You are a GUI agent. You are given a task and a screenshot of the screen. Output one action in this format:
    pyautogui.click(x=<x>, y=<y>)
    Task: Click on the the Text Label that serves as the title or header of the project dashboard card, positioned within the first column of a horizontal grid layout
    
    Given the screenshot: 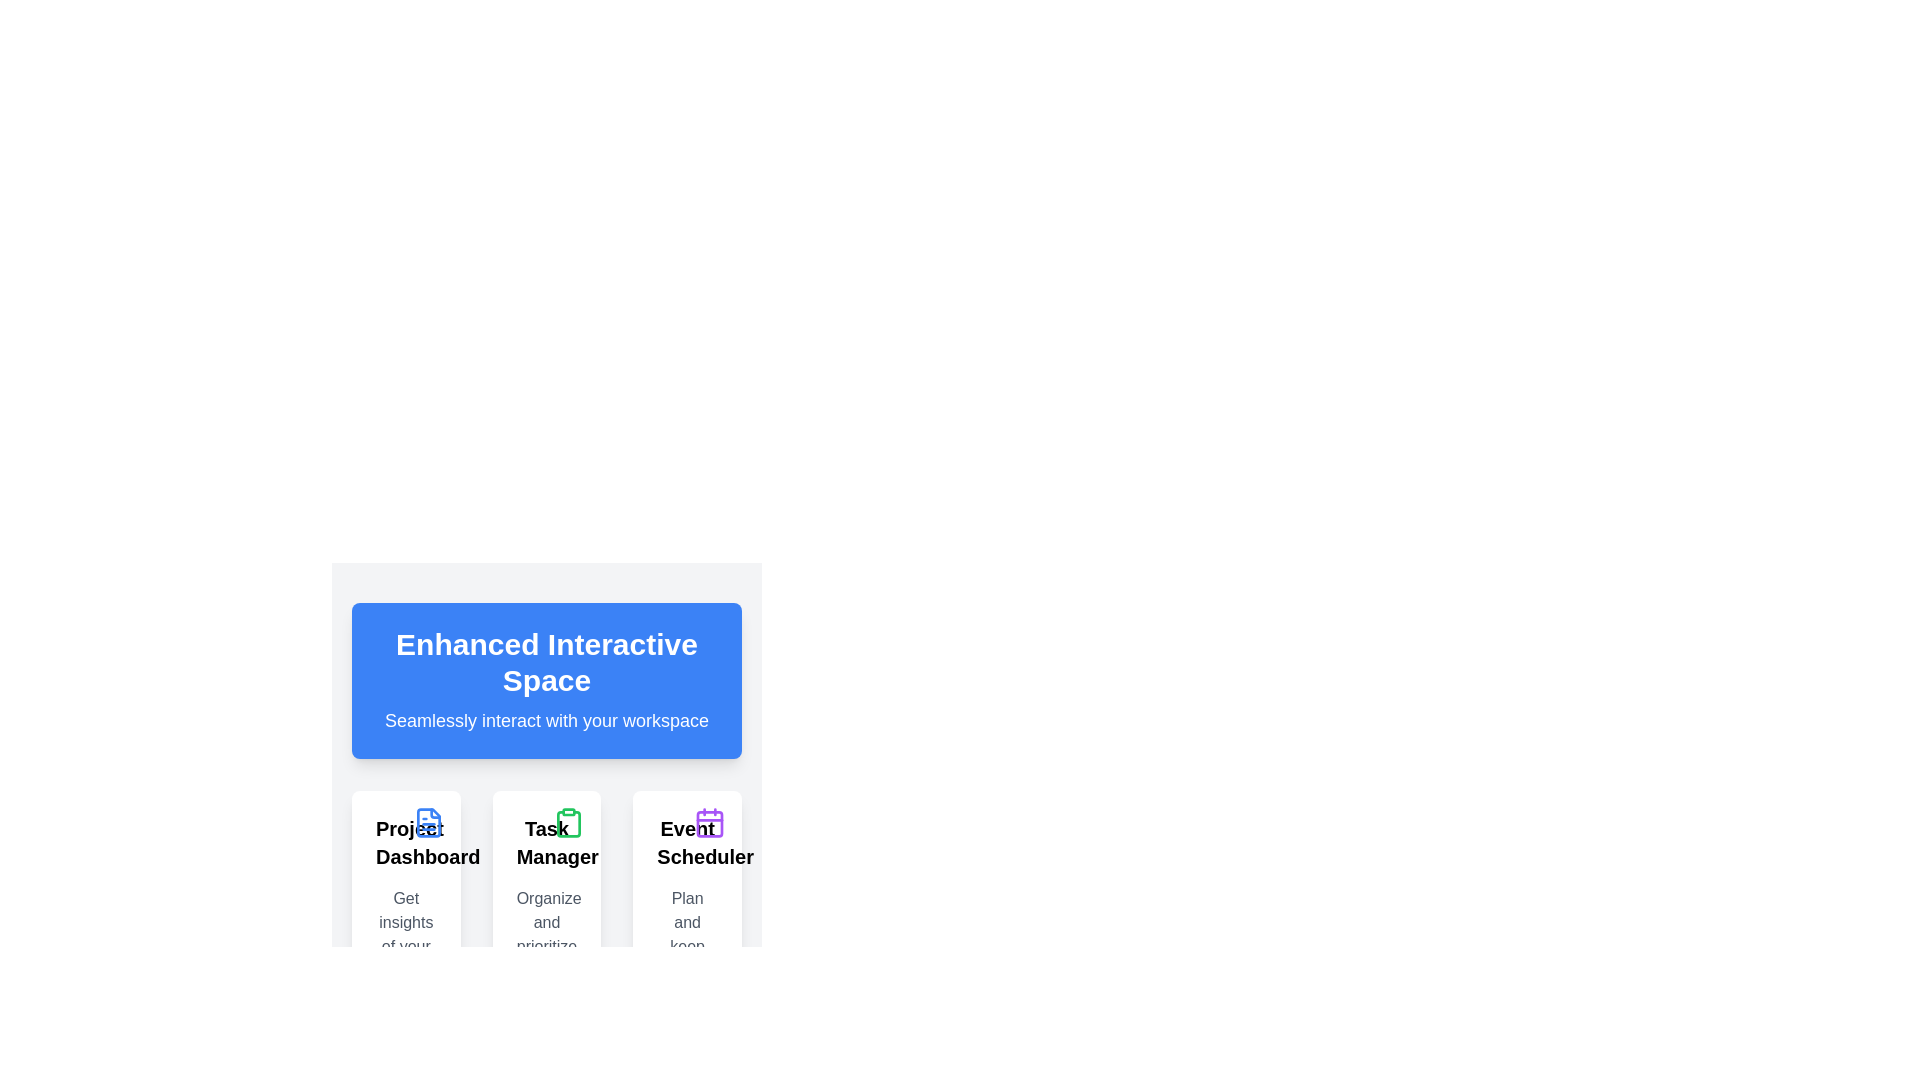 What is the action you would take?
    pyautogui.click(x=405, y=843)
    